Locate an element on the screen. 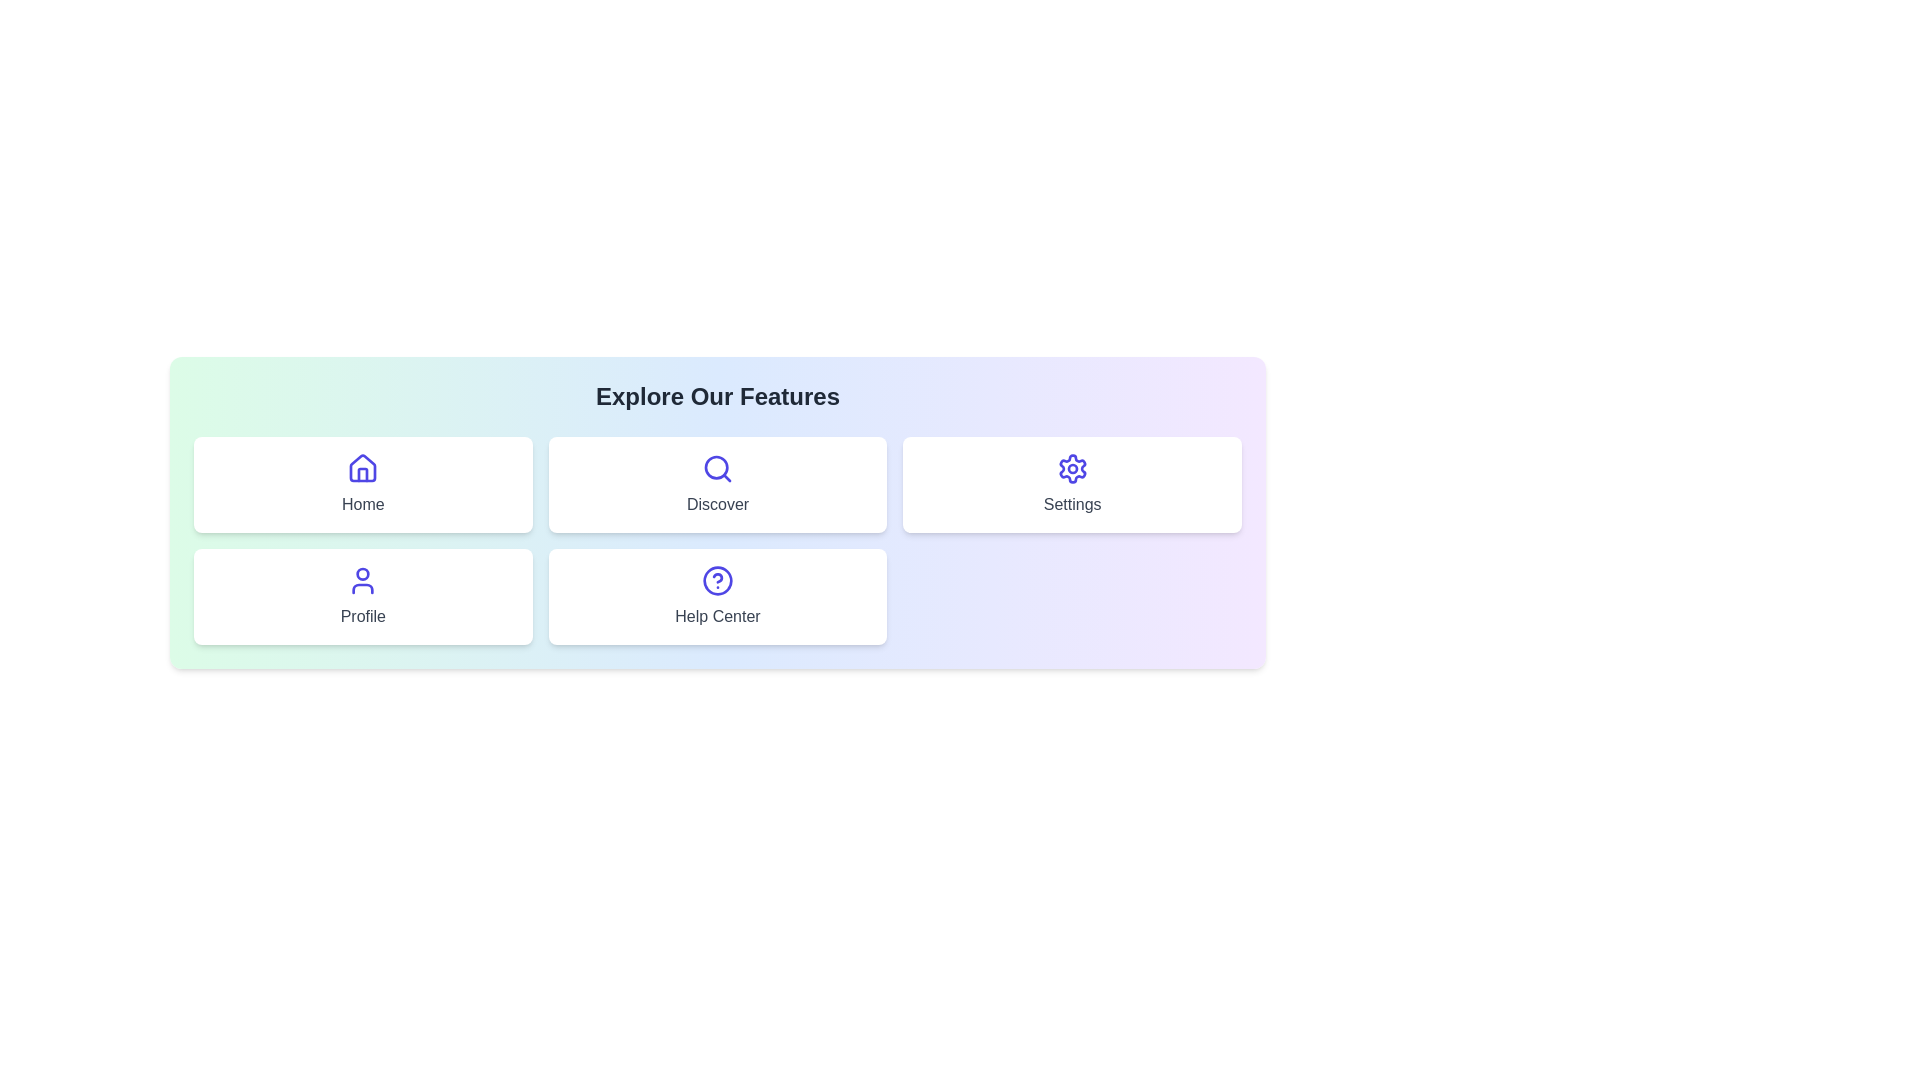 Image resolution: width=1920 pixels, height=1080 pixels. the 'Home' SVG icon located at the center of the 'Home' button, positioned at the top-left of the interface, as a non-interactive visual is located at coordinates (363, 469).